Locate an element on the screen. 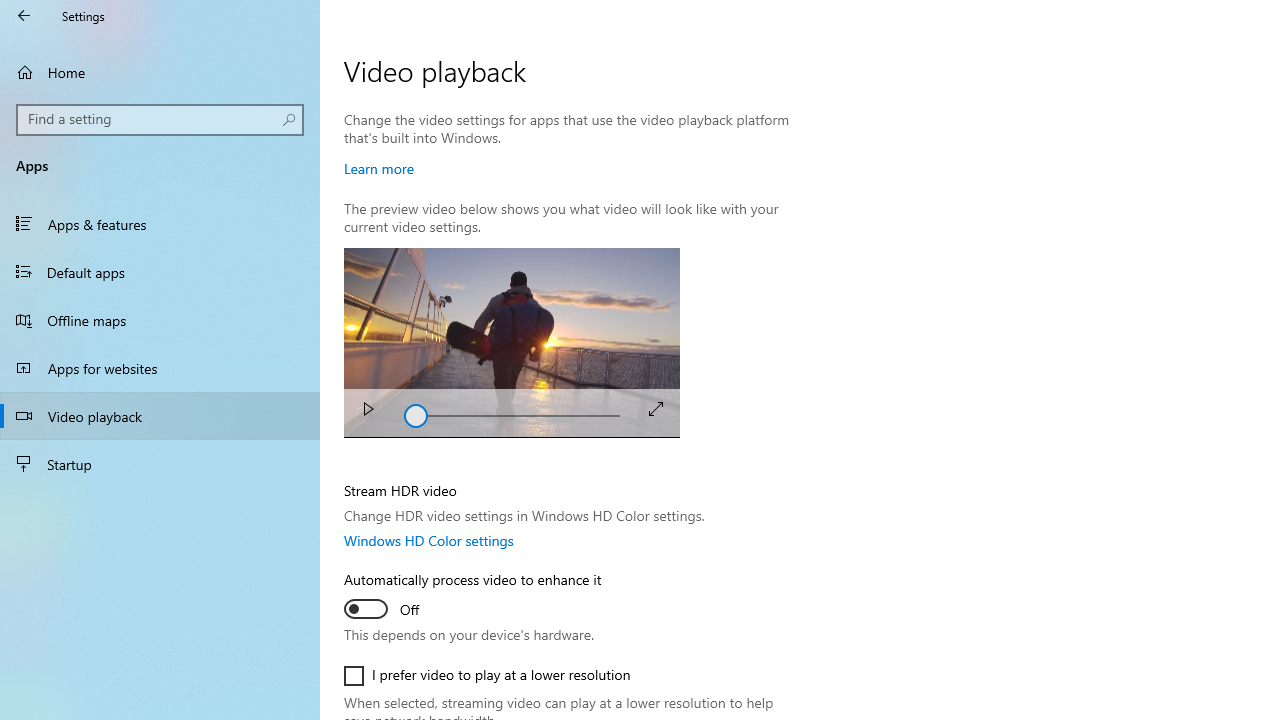  'Default apps' is located at coordinates (160, 271).